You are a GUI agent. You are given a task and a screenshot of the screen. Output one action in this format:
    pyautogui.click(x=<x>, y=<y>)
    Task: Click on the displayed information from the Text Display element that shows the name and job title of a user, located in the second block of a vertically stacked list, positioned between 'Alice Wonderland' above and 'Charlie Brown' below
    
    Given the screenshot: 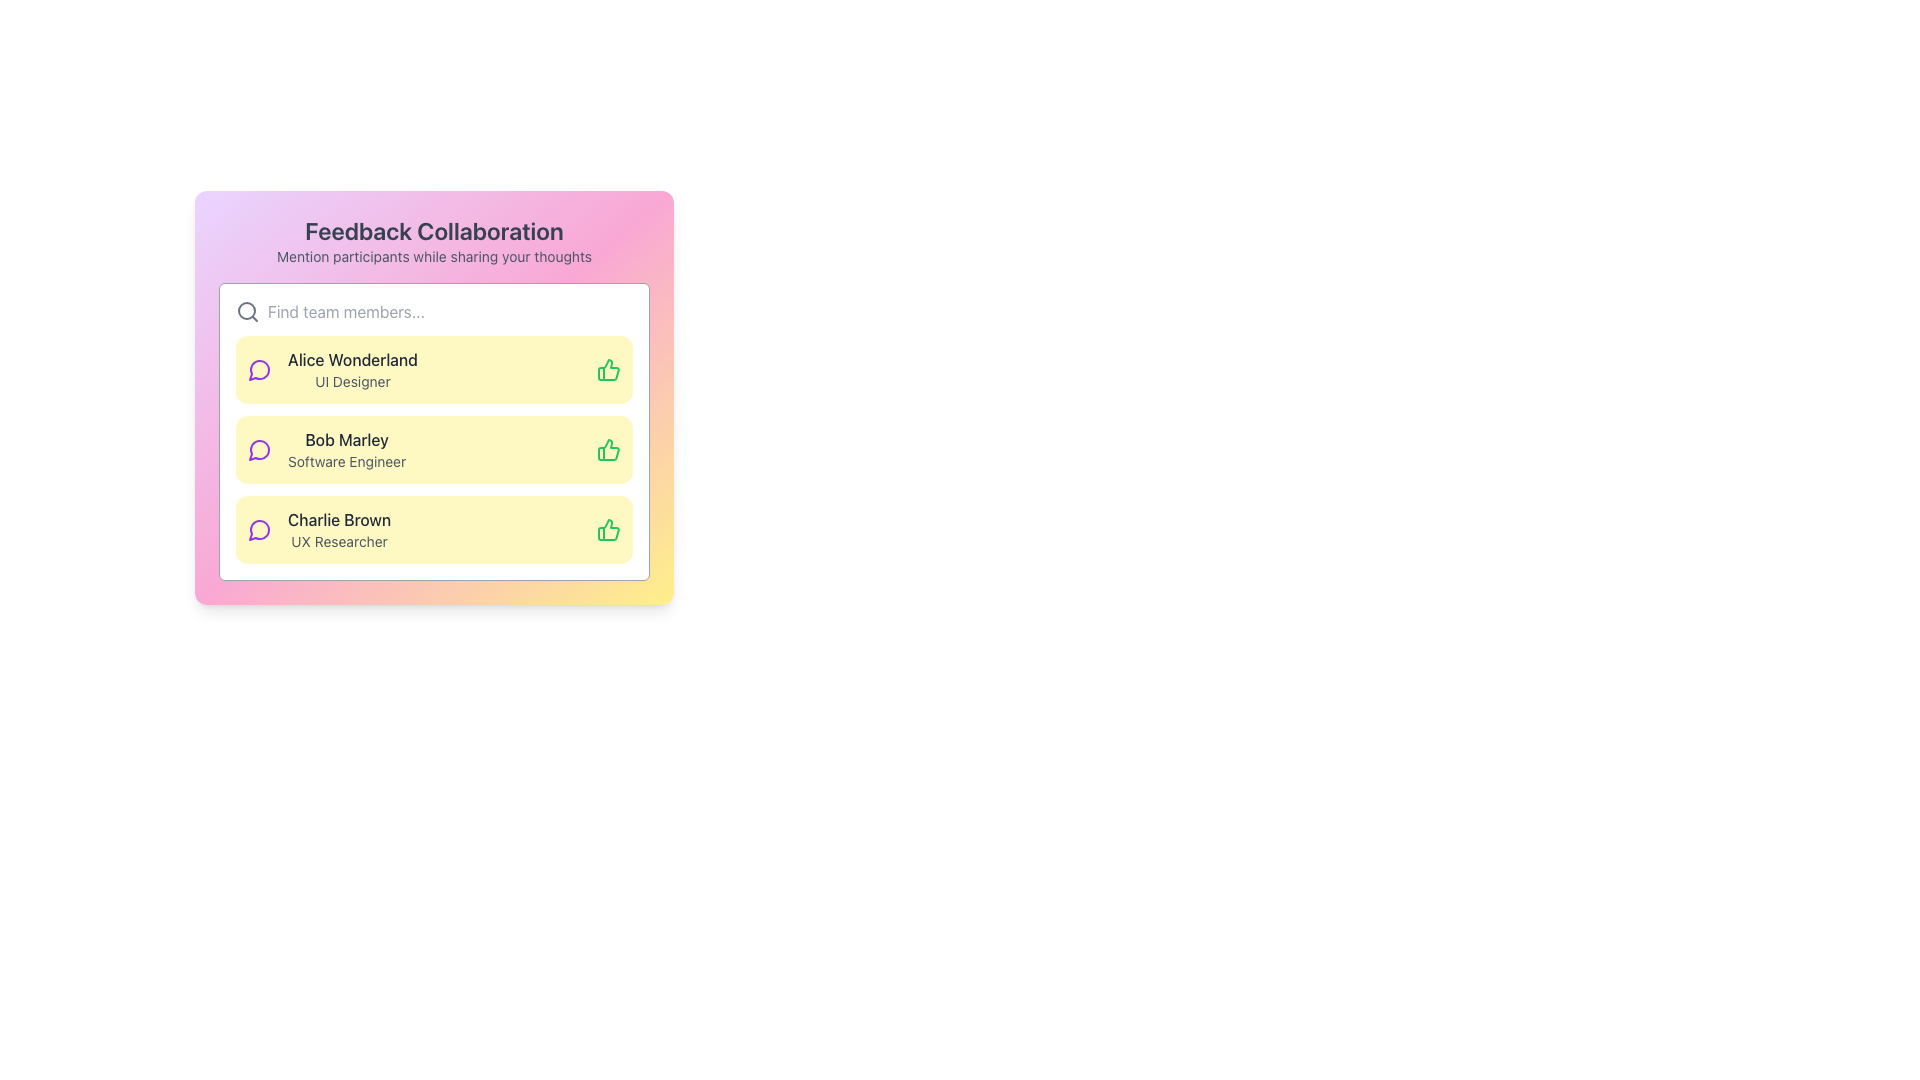 What is the action you would take?
    pyautogui.click(x=347, y=450)
    